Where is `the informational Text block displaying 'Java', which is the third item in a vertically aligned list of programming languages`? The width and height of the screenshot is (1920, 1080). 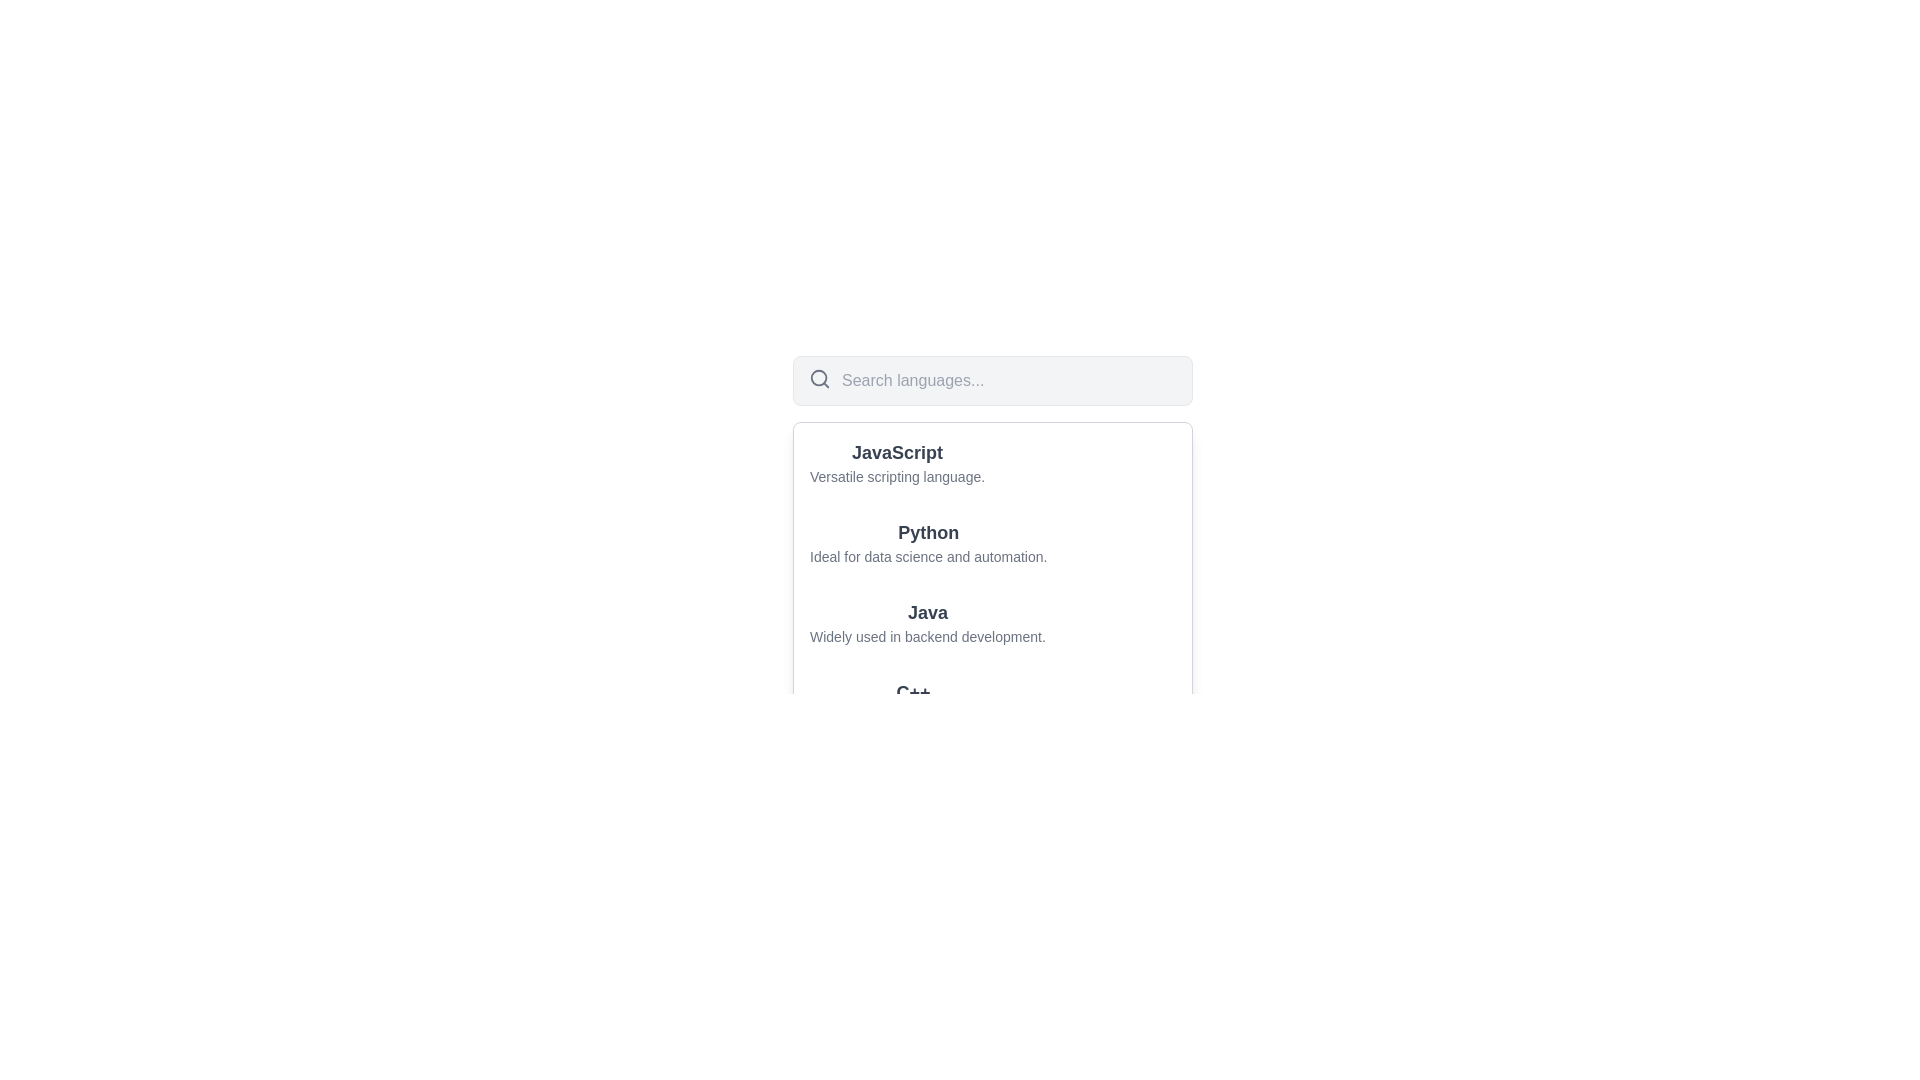
the informational Text block displaying 'Java', which is the third item in a vertically aligned list of programming languages is located at coordinates (993, 622).